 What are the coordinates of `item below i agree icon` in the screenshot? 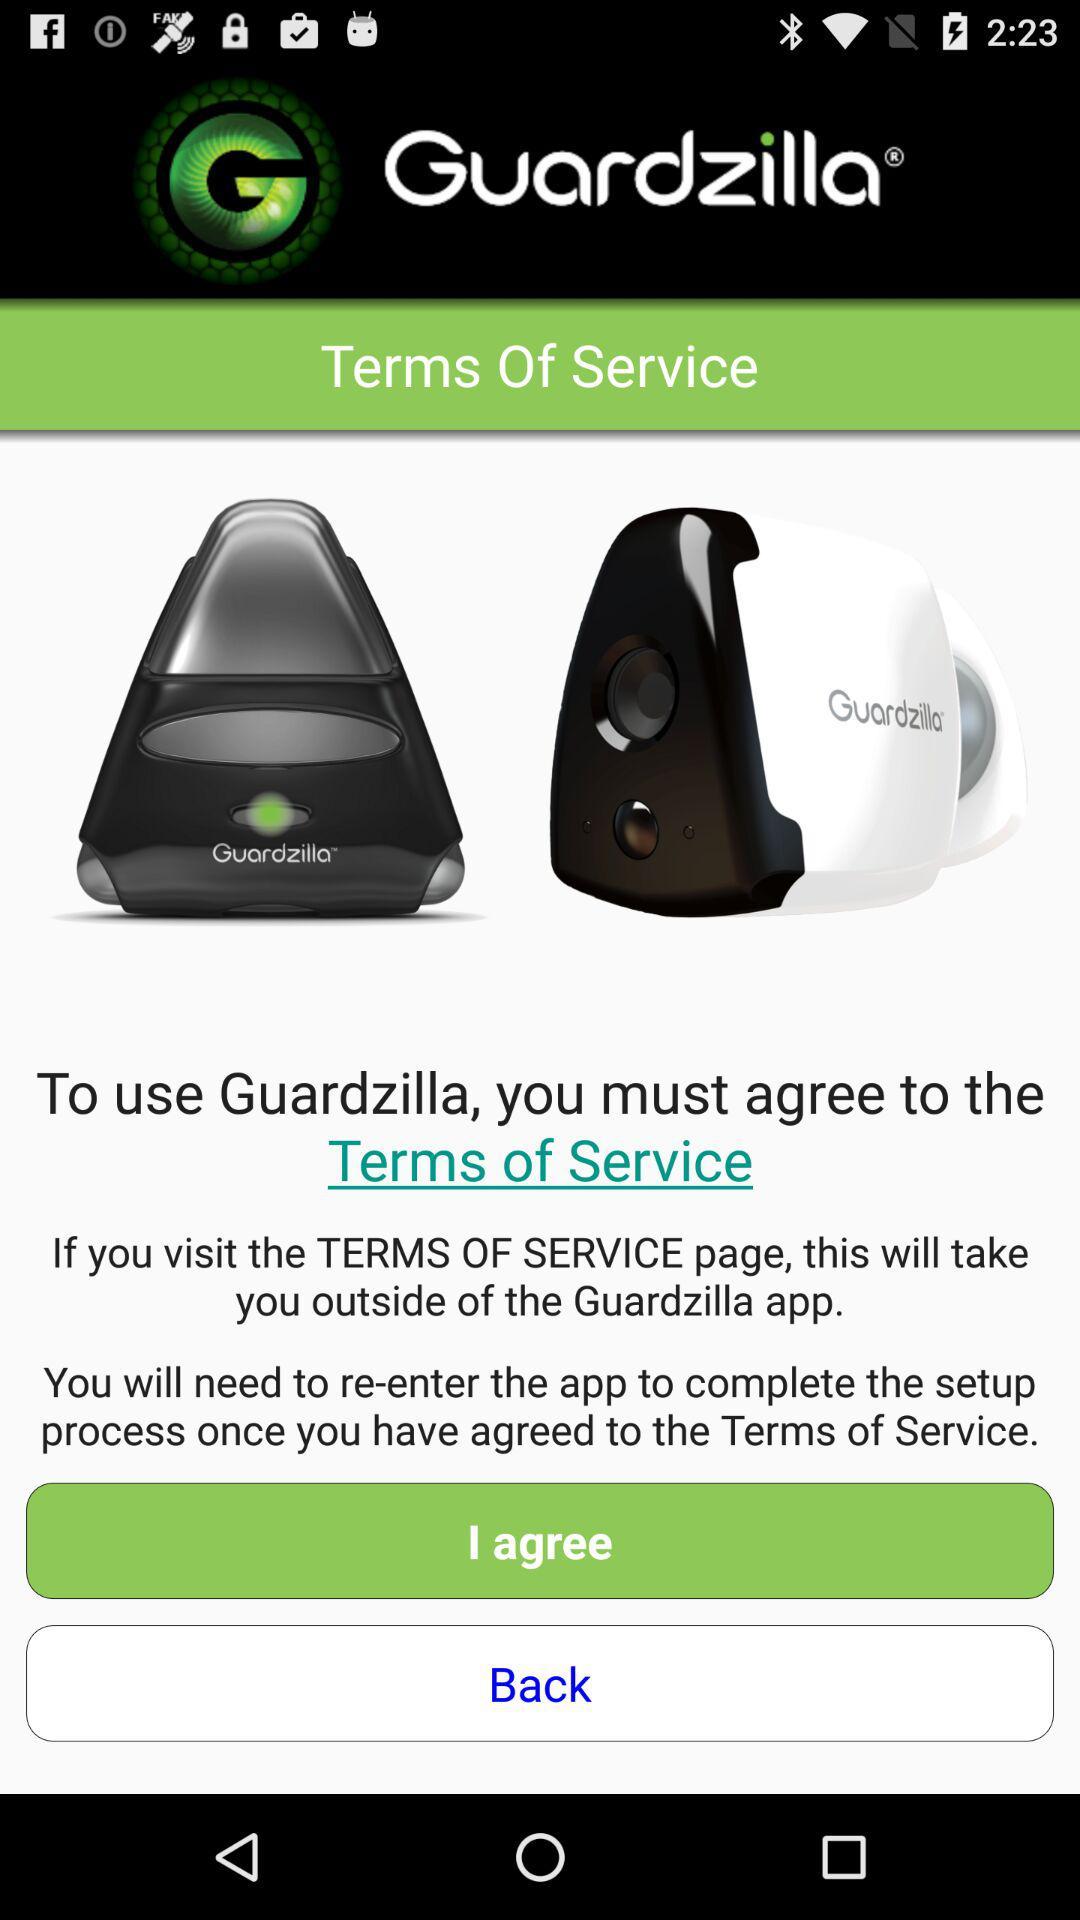 It's located at (540, 1682).